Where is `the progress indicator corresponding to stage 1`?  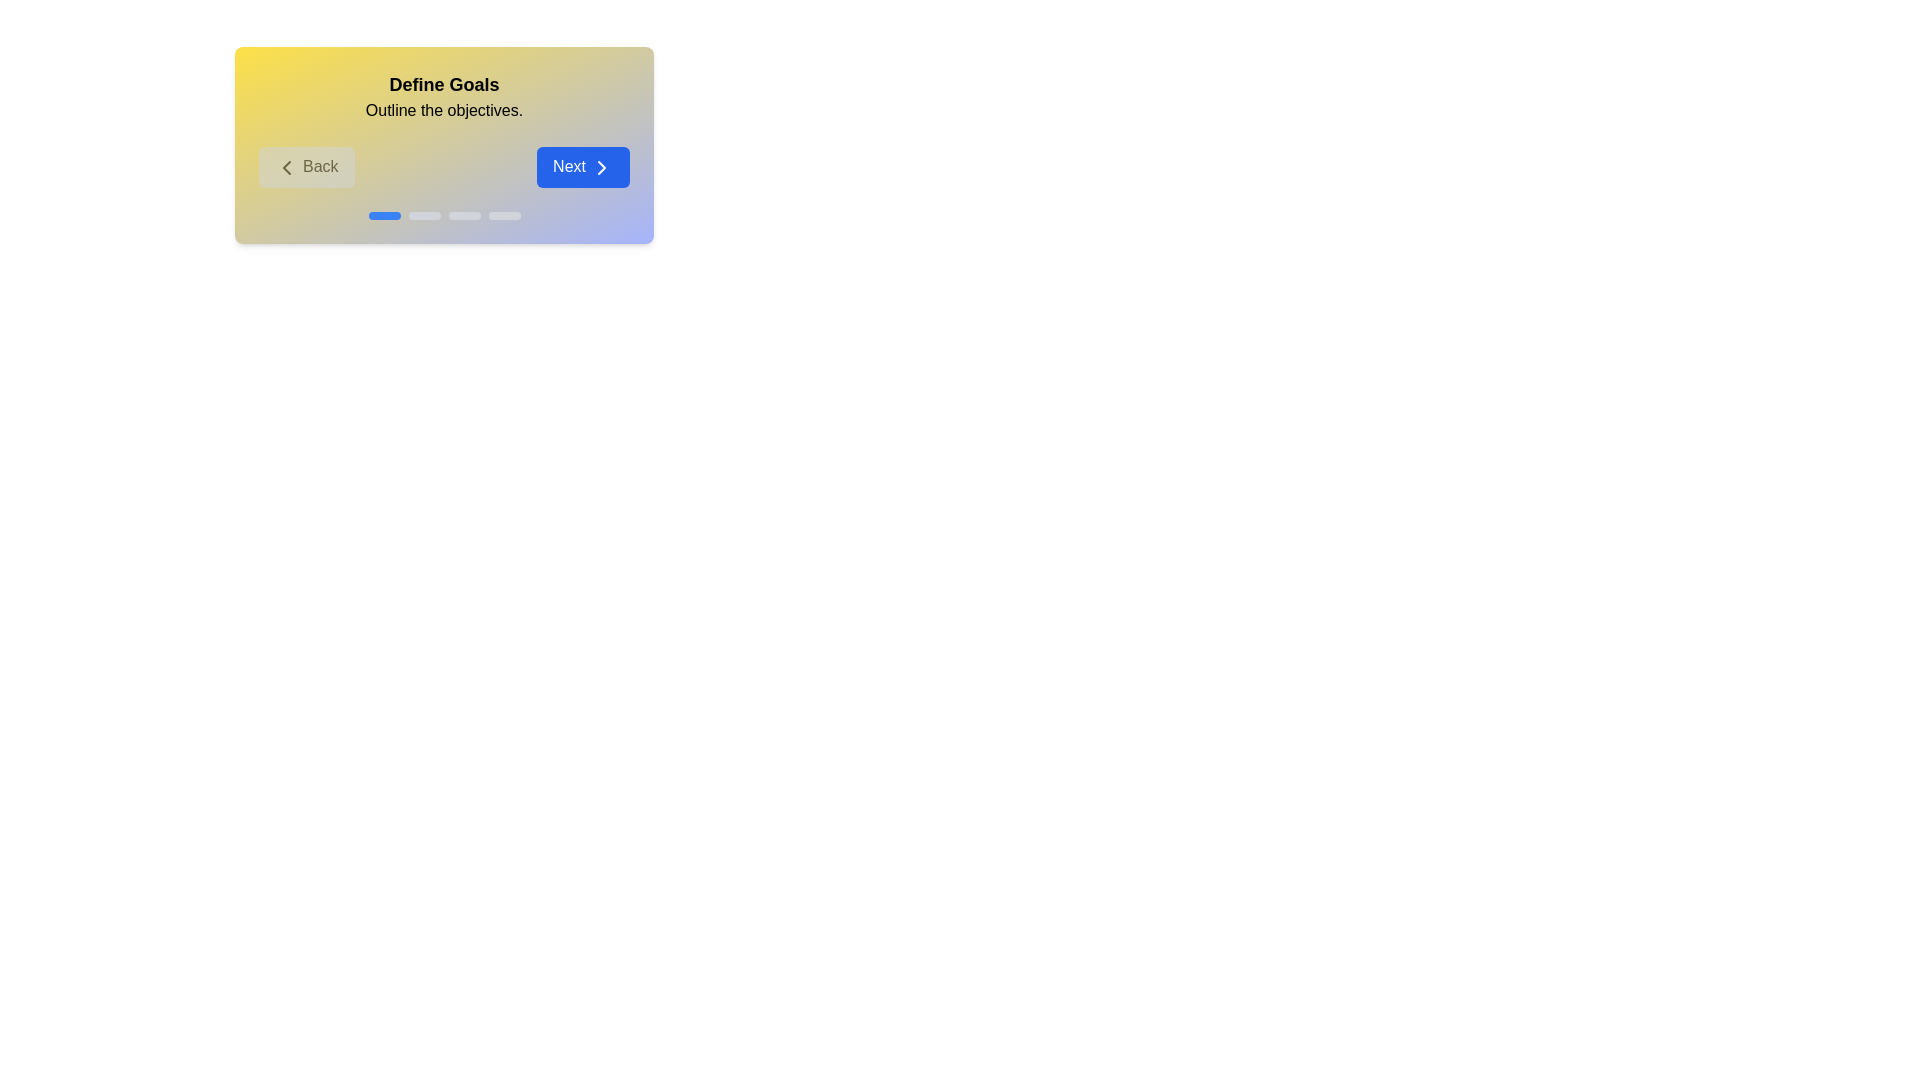
the progress indicator corresponding to stage 1 is located at coordinates (384, 215).